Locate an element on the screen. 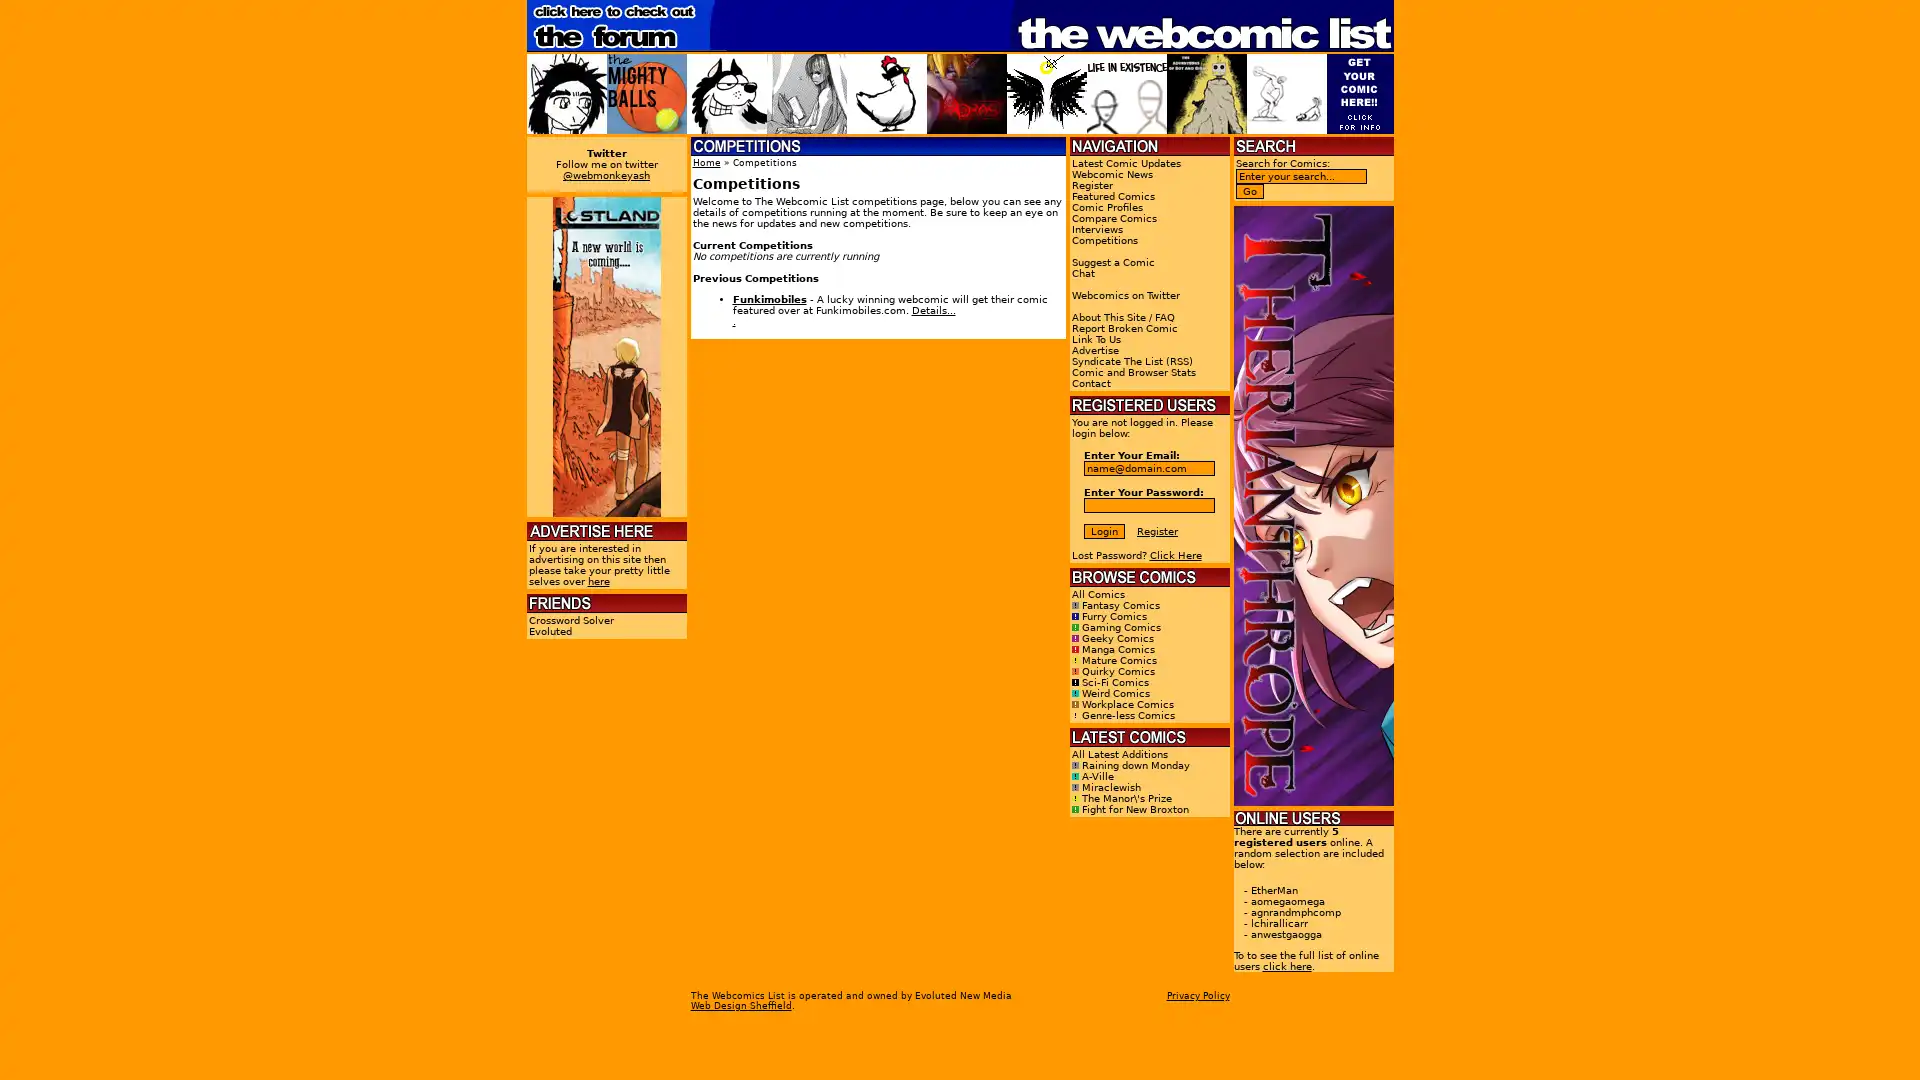  Login is located at coordinates (1103, 530).